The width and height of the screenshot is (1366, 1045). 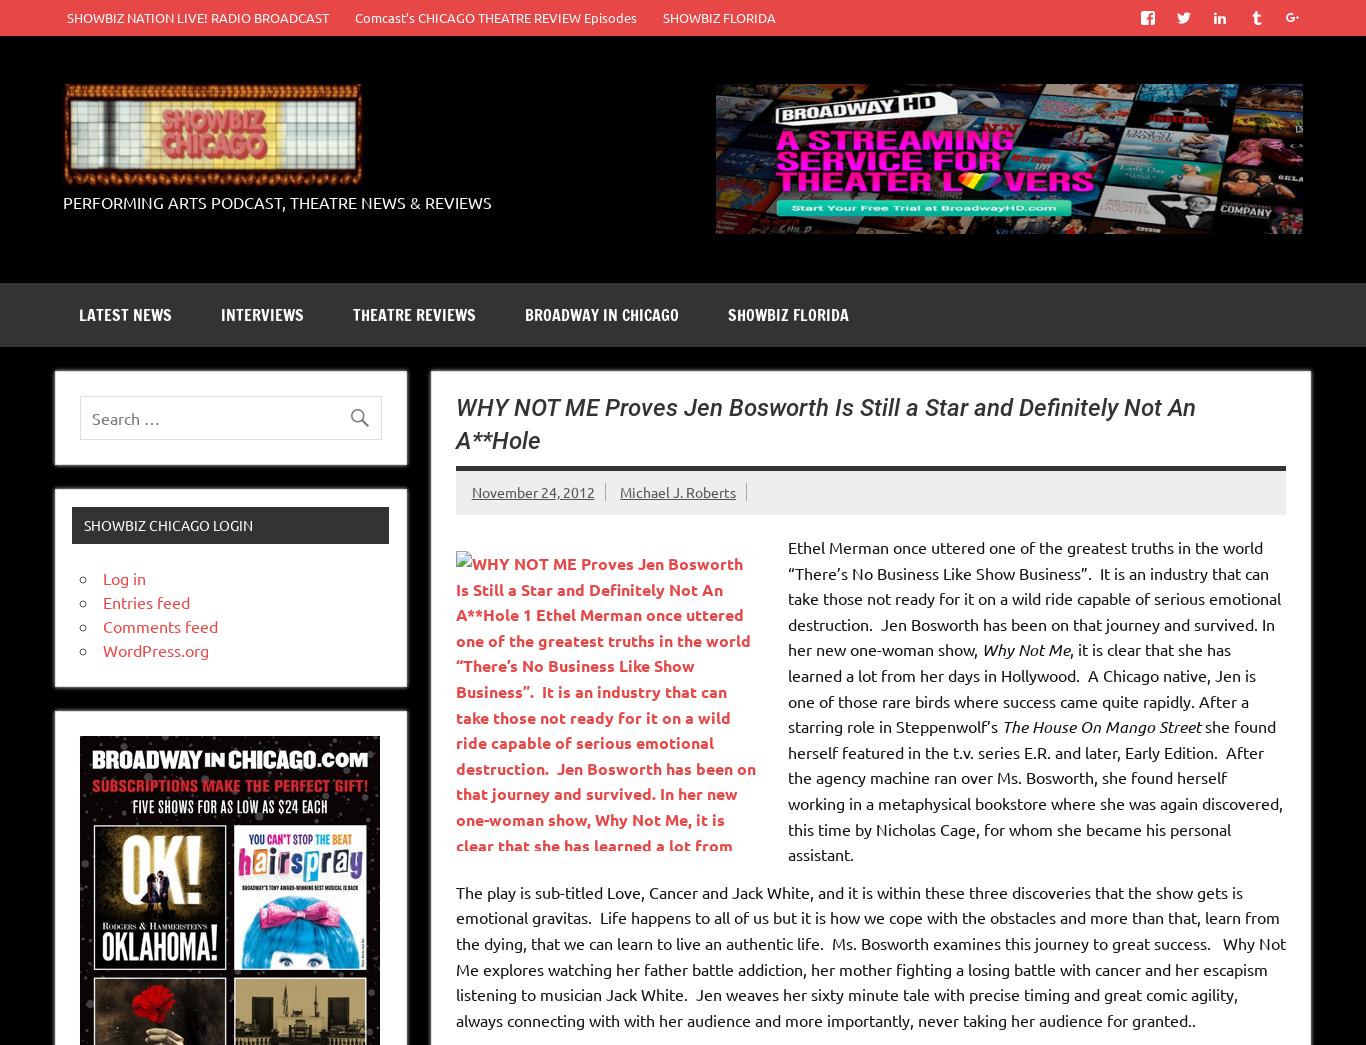 I want to click on 'Log in', so click(x=122, y=577).